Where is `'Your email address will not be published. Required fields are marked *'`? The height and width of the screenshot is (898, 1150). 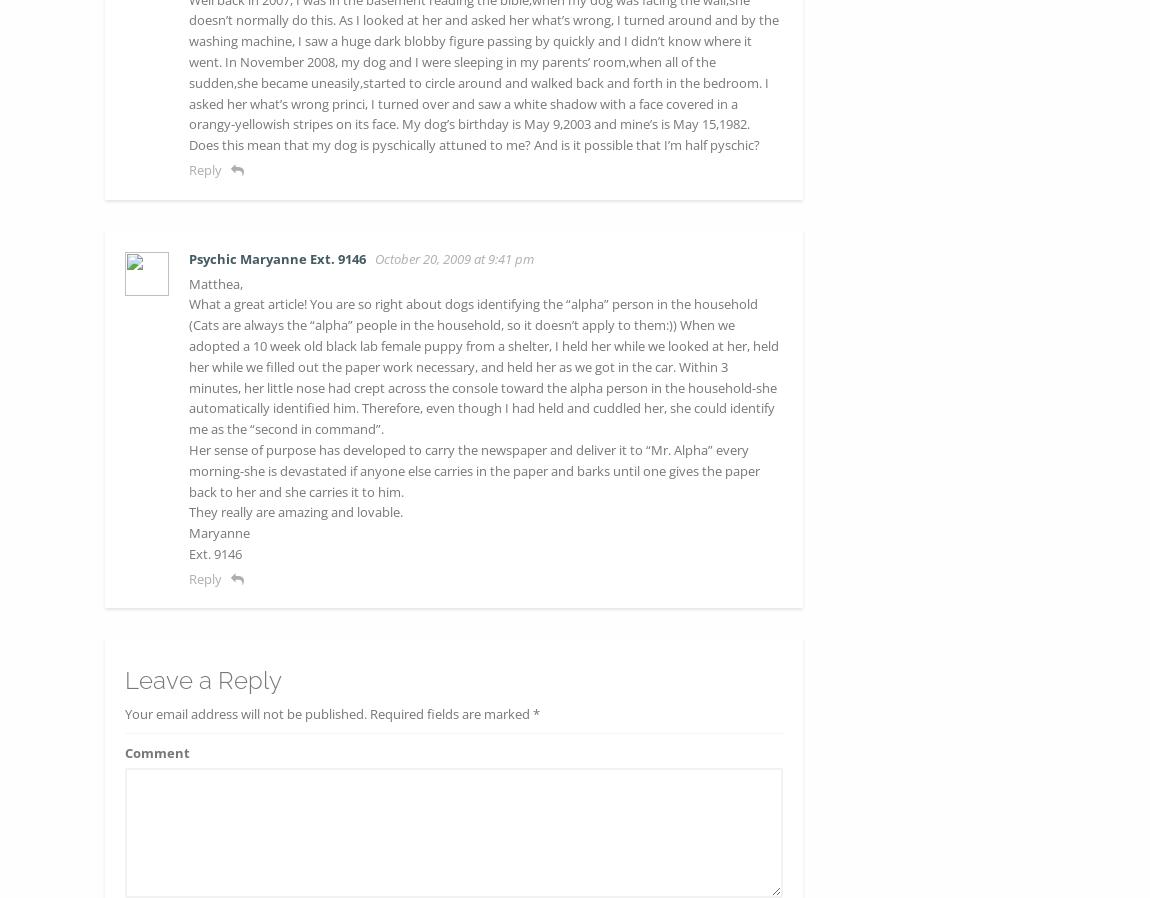 'Your email address will not be published. Required fields are marked *' is located at coordinates (332, 713).